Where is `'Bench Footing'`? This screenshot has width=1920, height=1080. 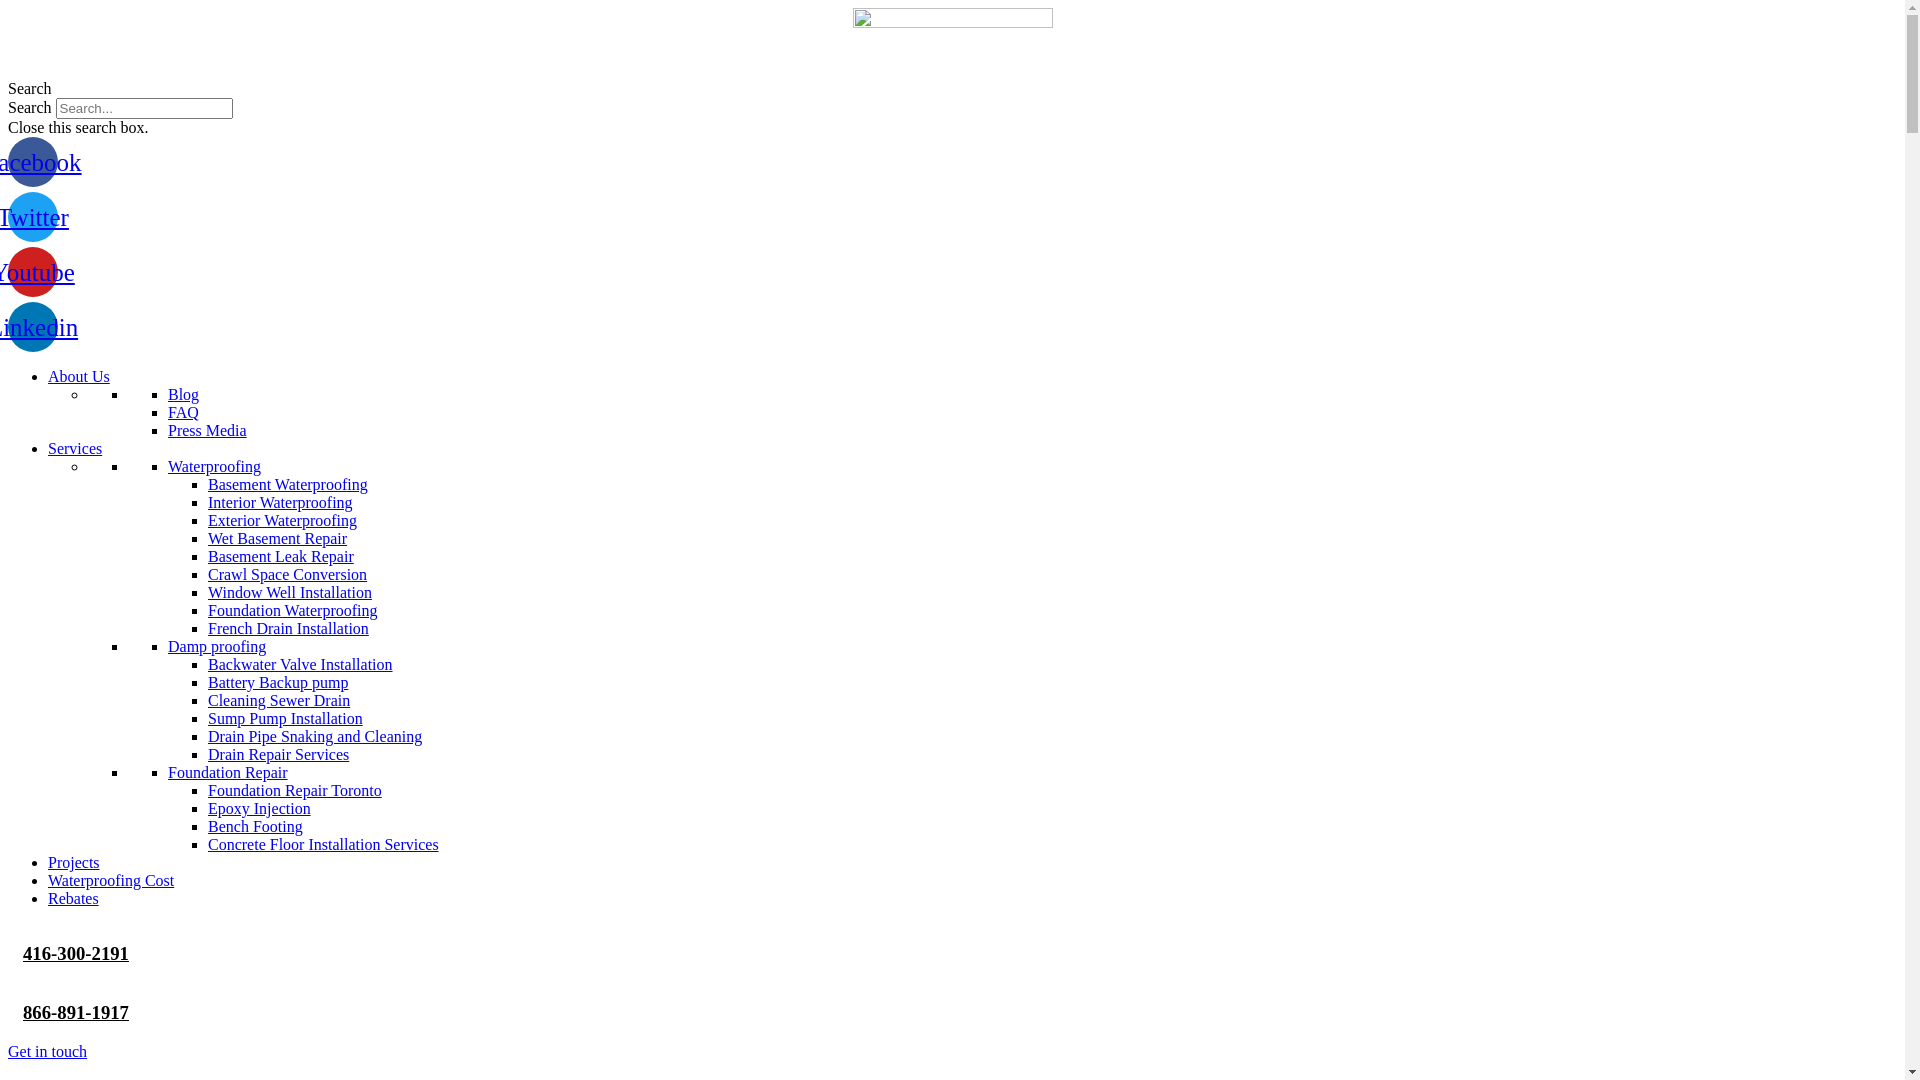
'Bench Footing' is located at coordinates (254, 826).